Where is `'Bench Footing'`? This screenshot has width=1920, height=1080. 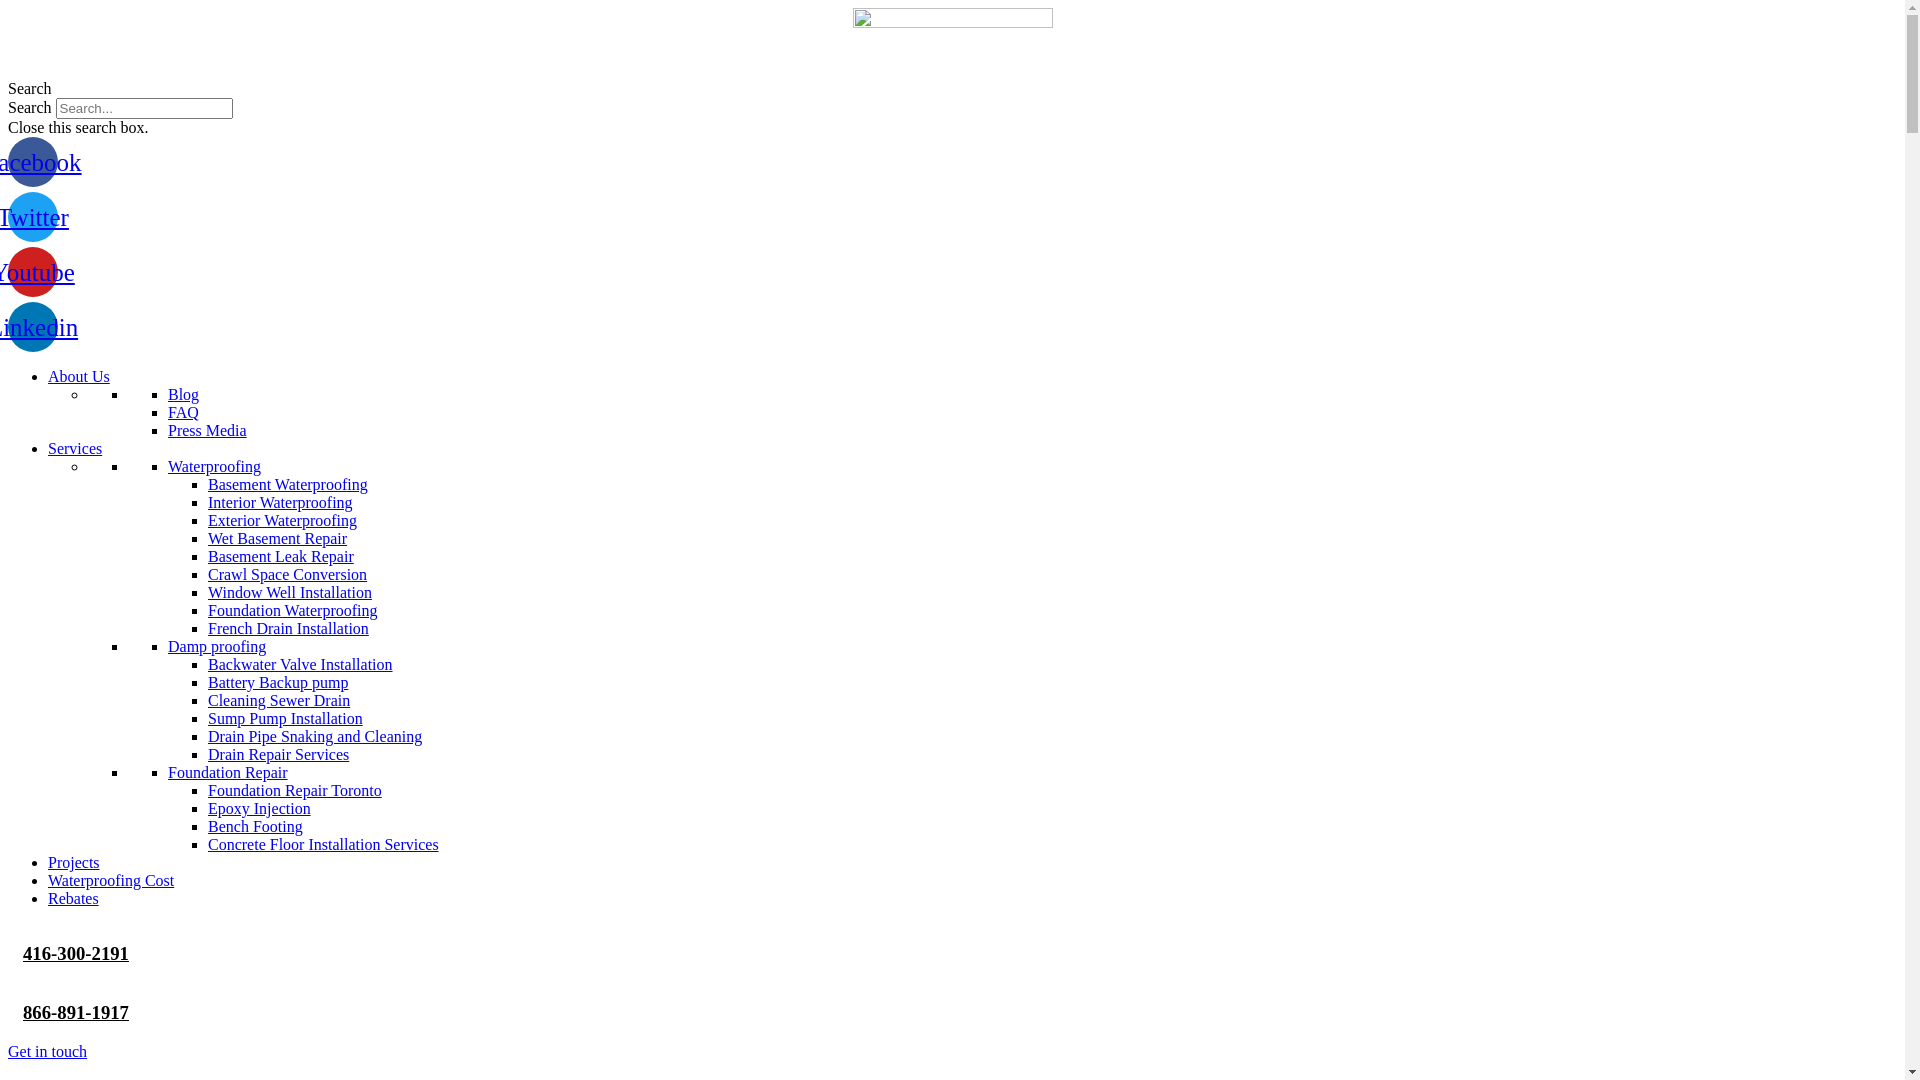
'Bench Footing' is located at coordinates (254, 826).